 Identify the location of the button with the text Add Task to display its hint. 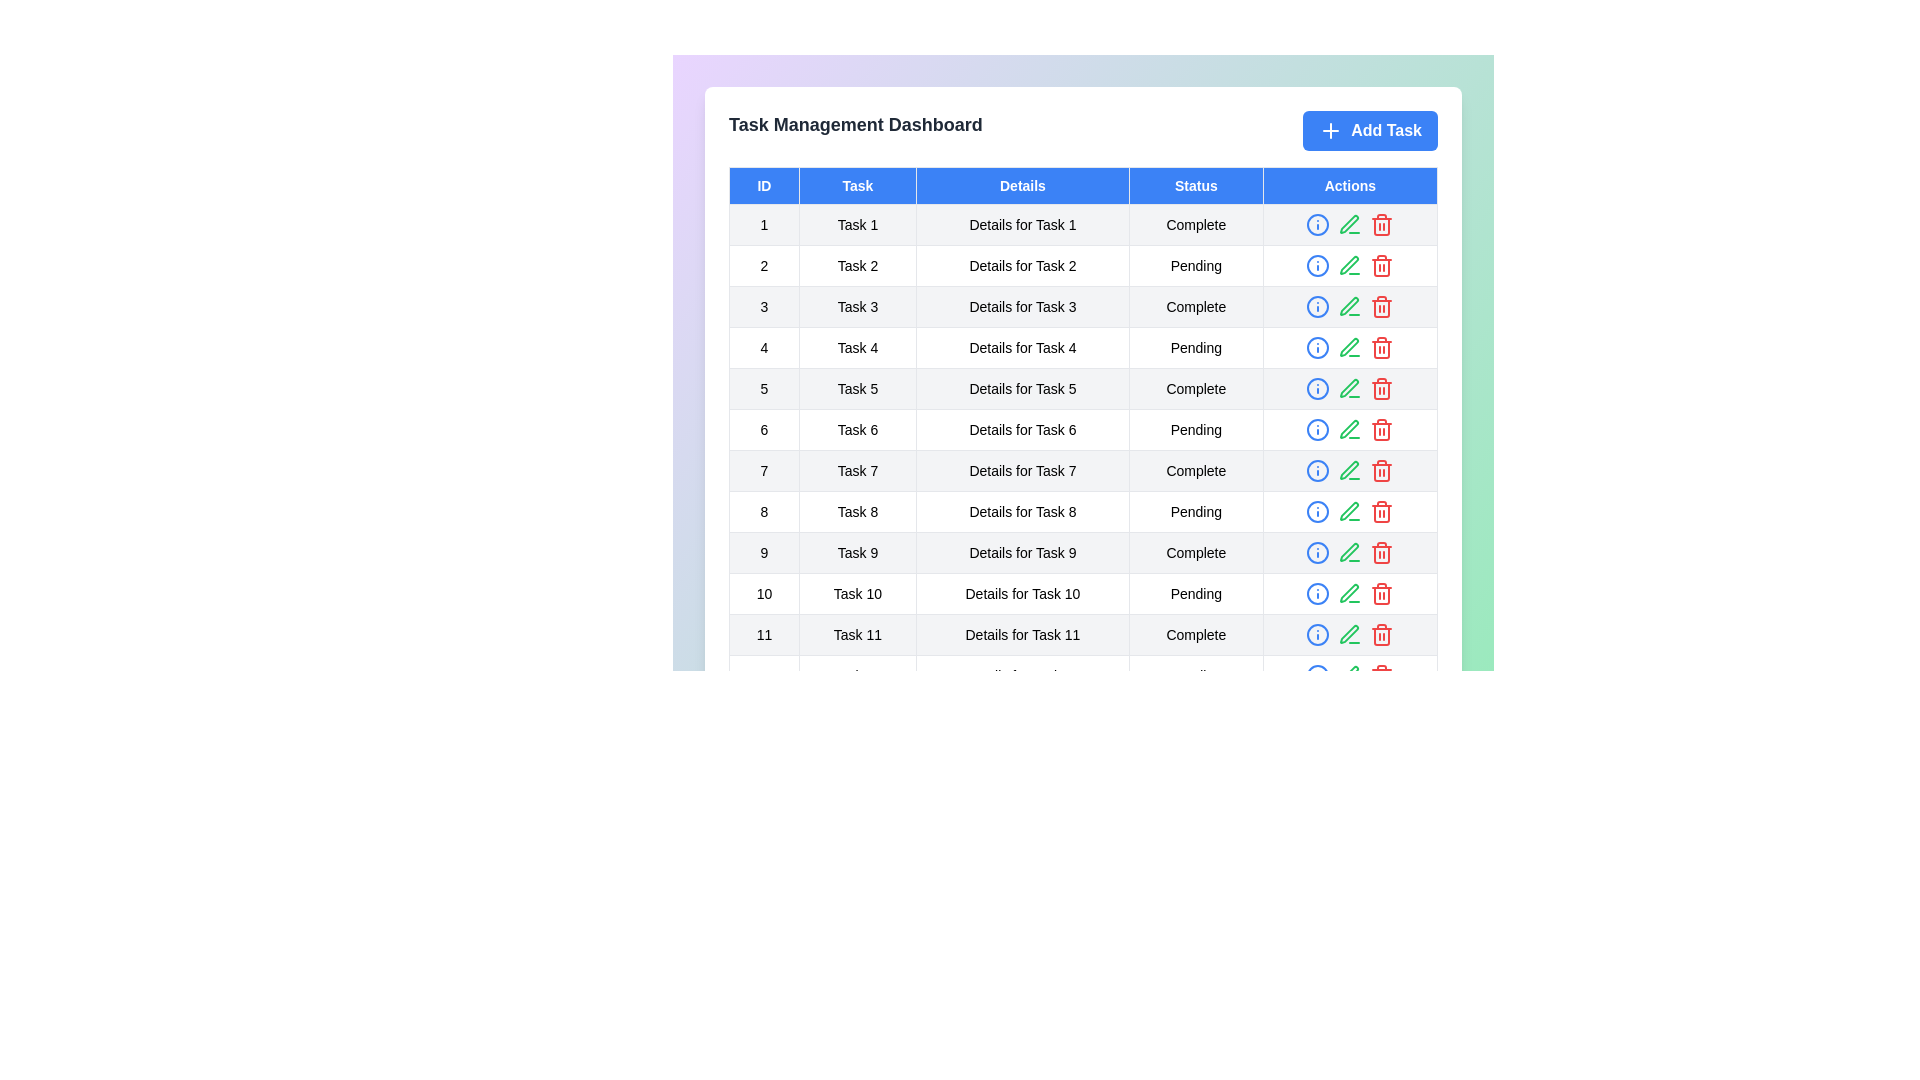
(1369, 131).